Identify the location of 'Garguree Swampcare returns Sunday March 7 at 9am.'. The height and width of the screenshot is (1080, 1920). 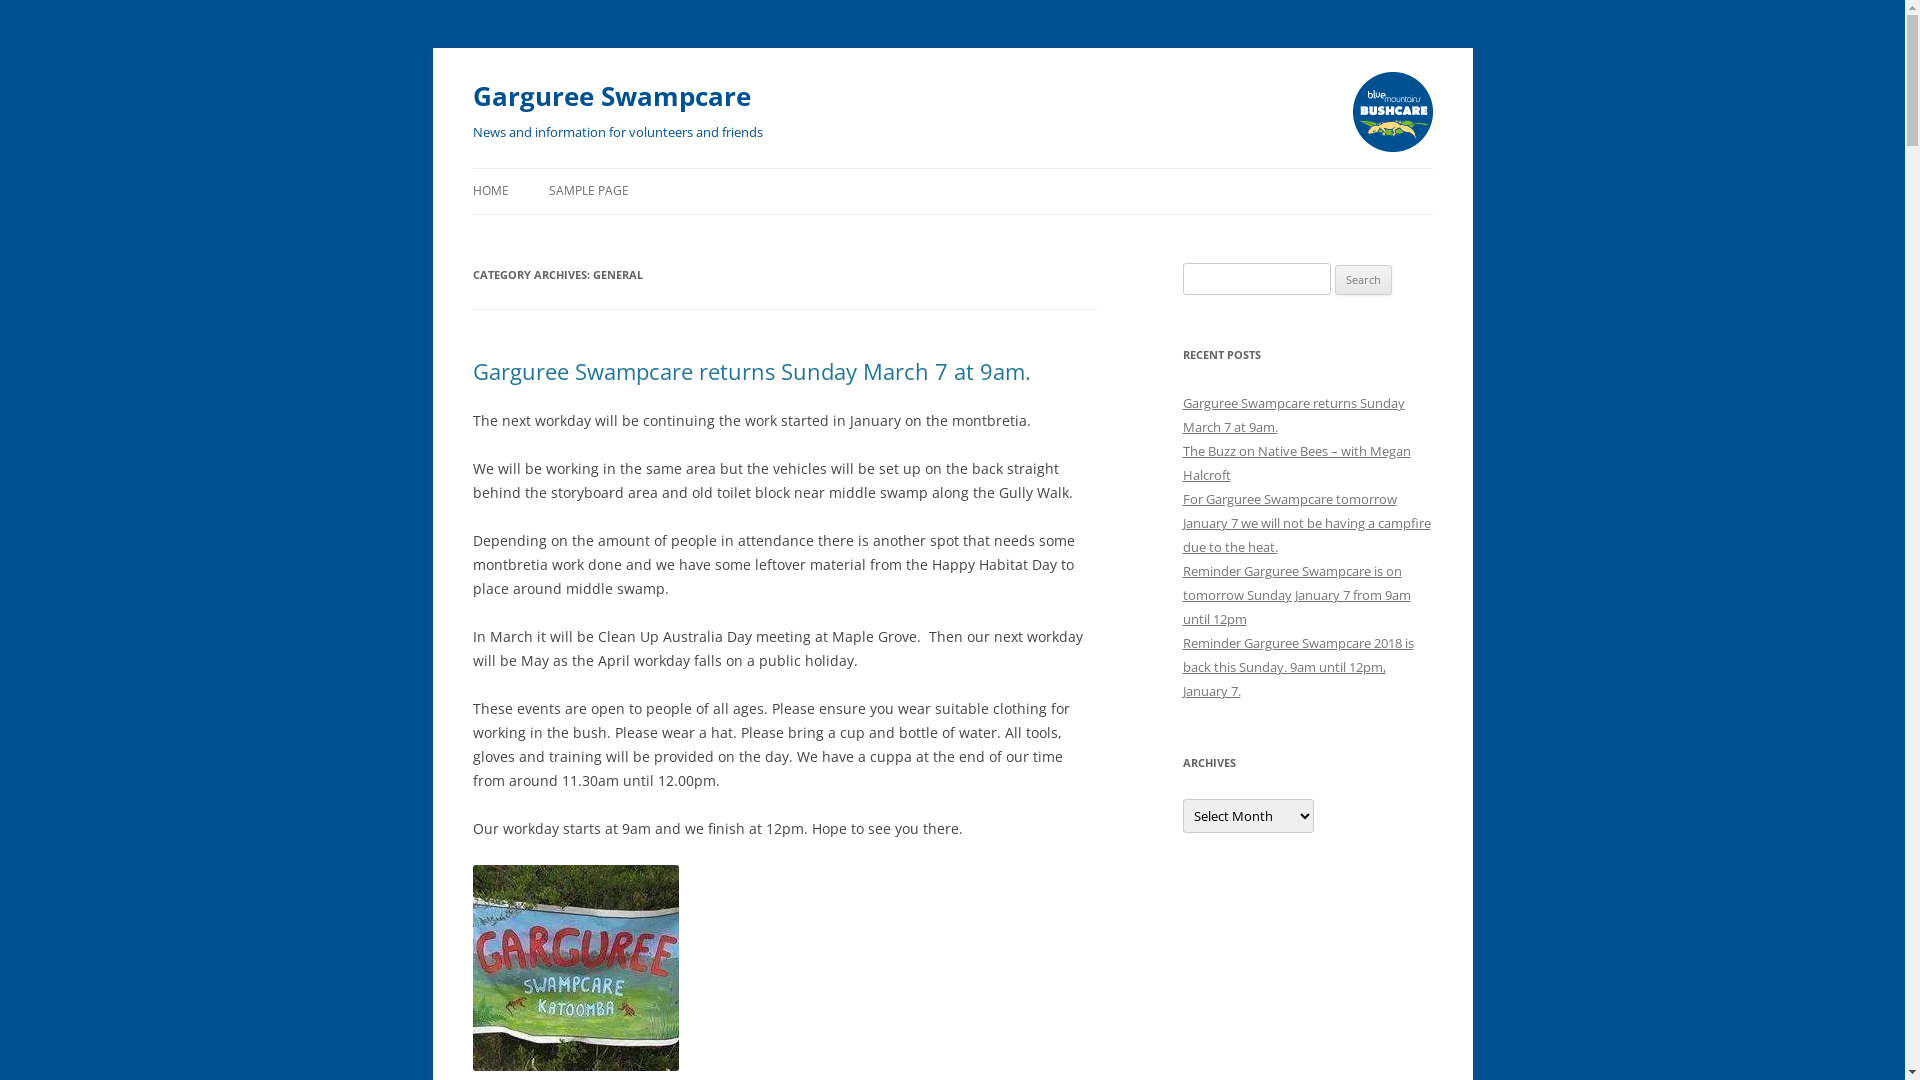
(1292, 414).